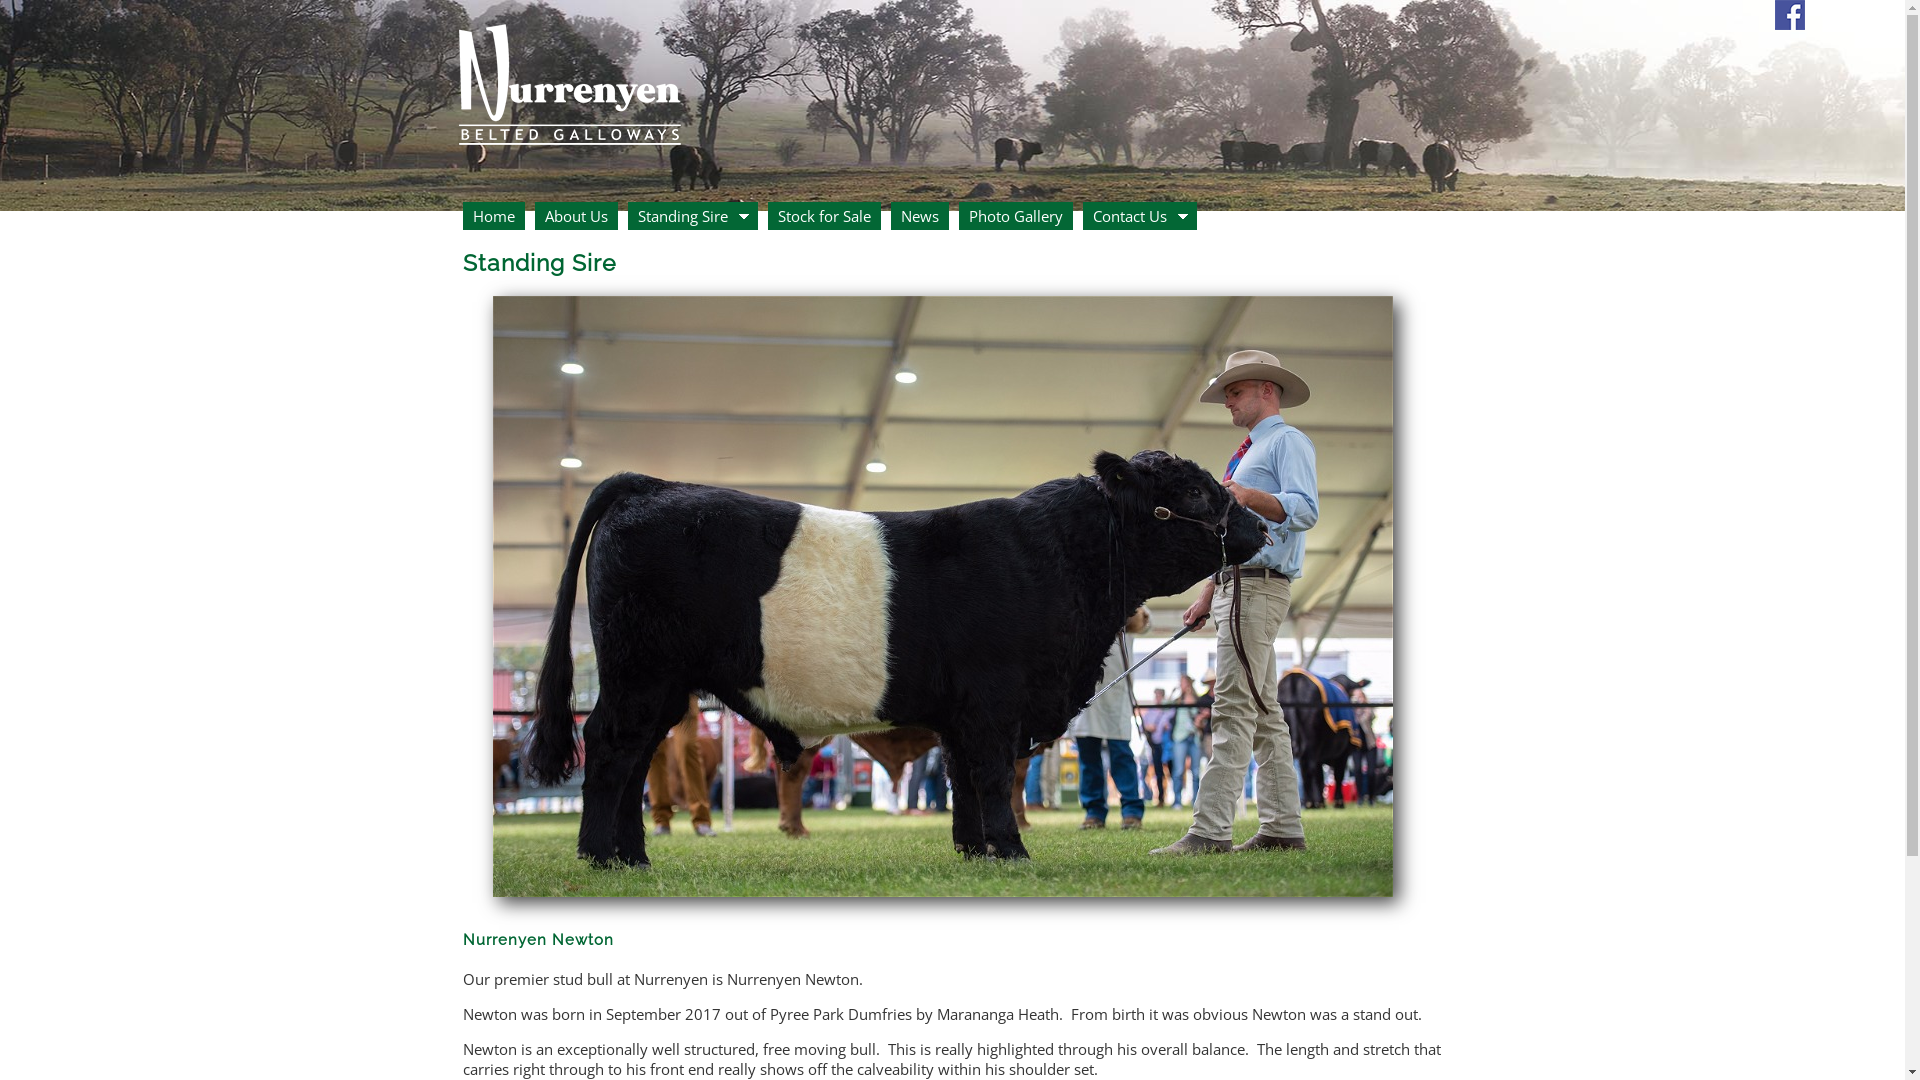 The height and width of the screenshot is (1080, 1920). What do you see at coordinates (917, 216) in the screenshot?
I see `'News'` at bounding box center [917, 216].